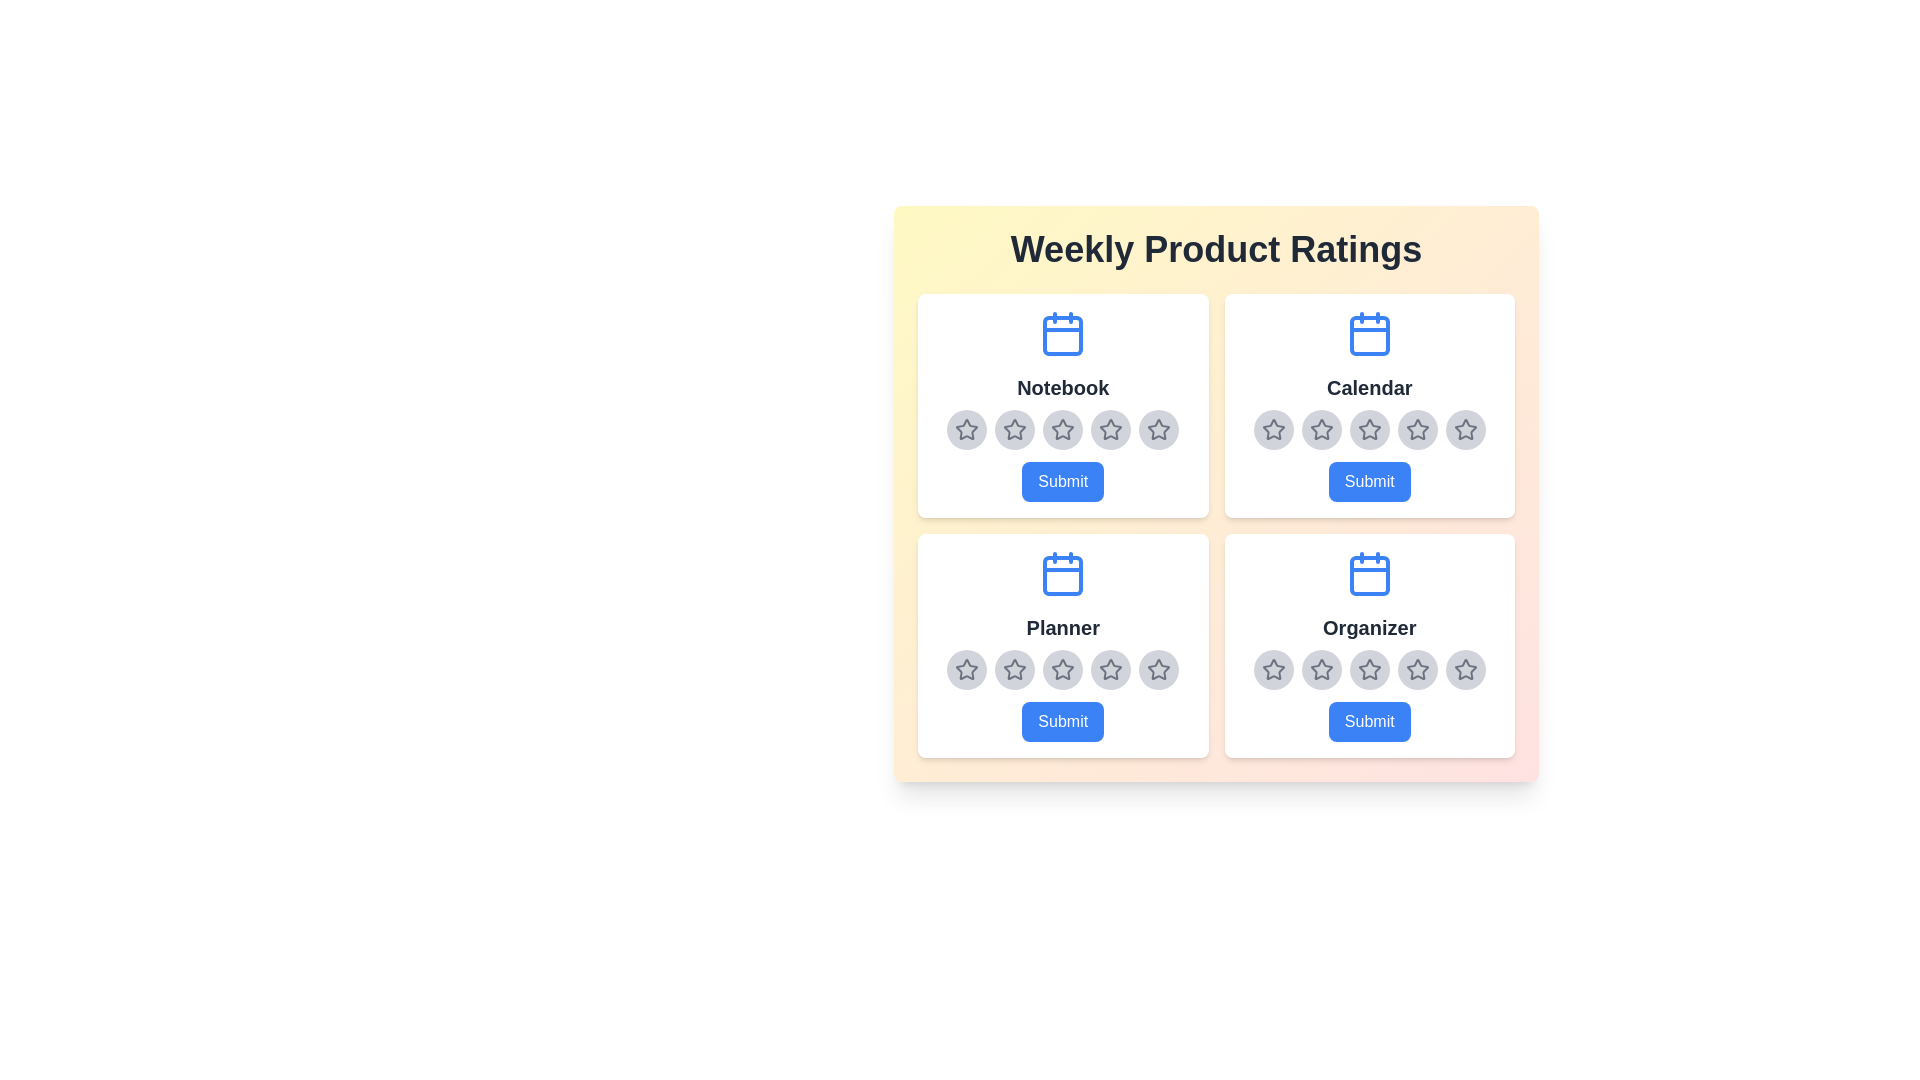 The height and width of the screenshot is (1080, 1920). What do you see at coordinates (1368, 721) in the screenshot?
I see `submit button for the product Organizer` at bounding box center [1368, 721].